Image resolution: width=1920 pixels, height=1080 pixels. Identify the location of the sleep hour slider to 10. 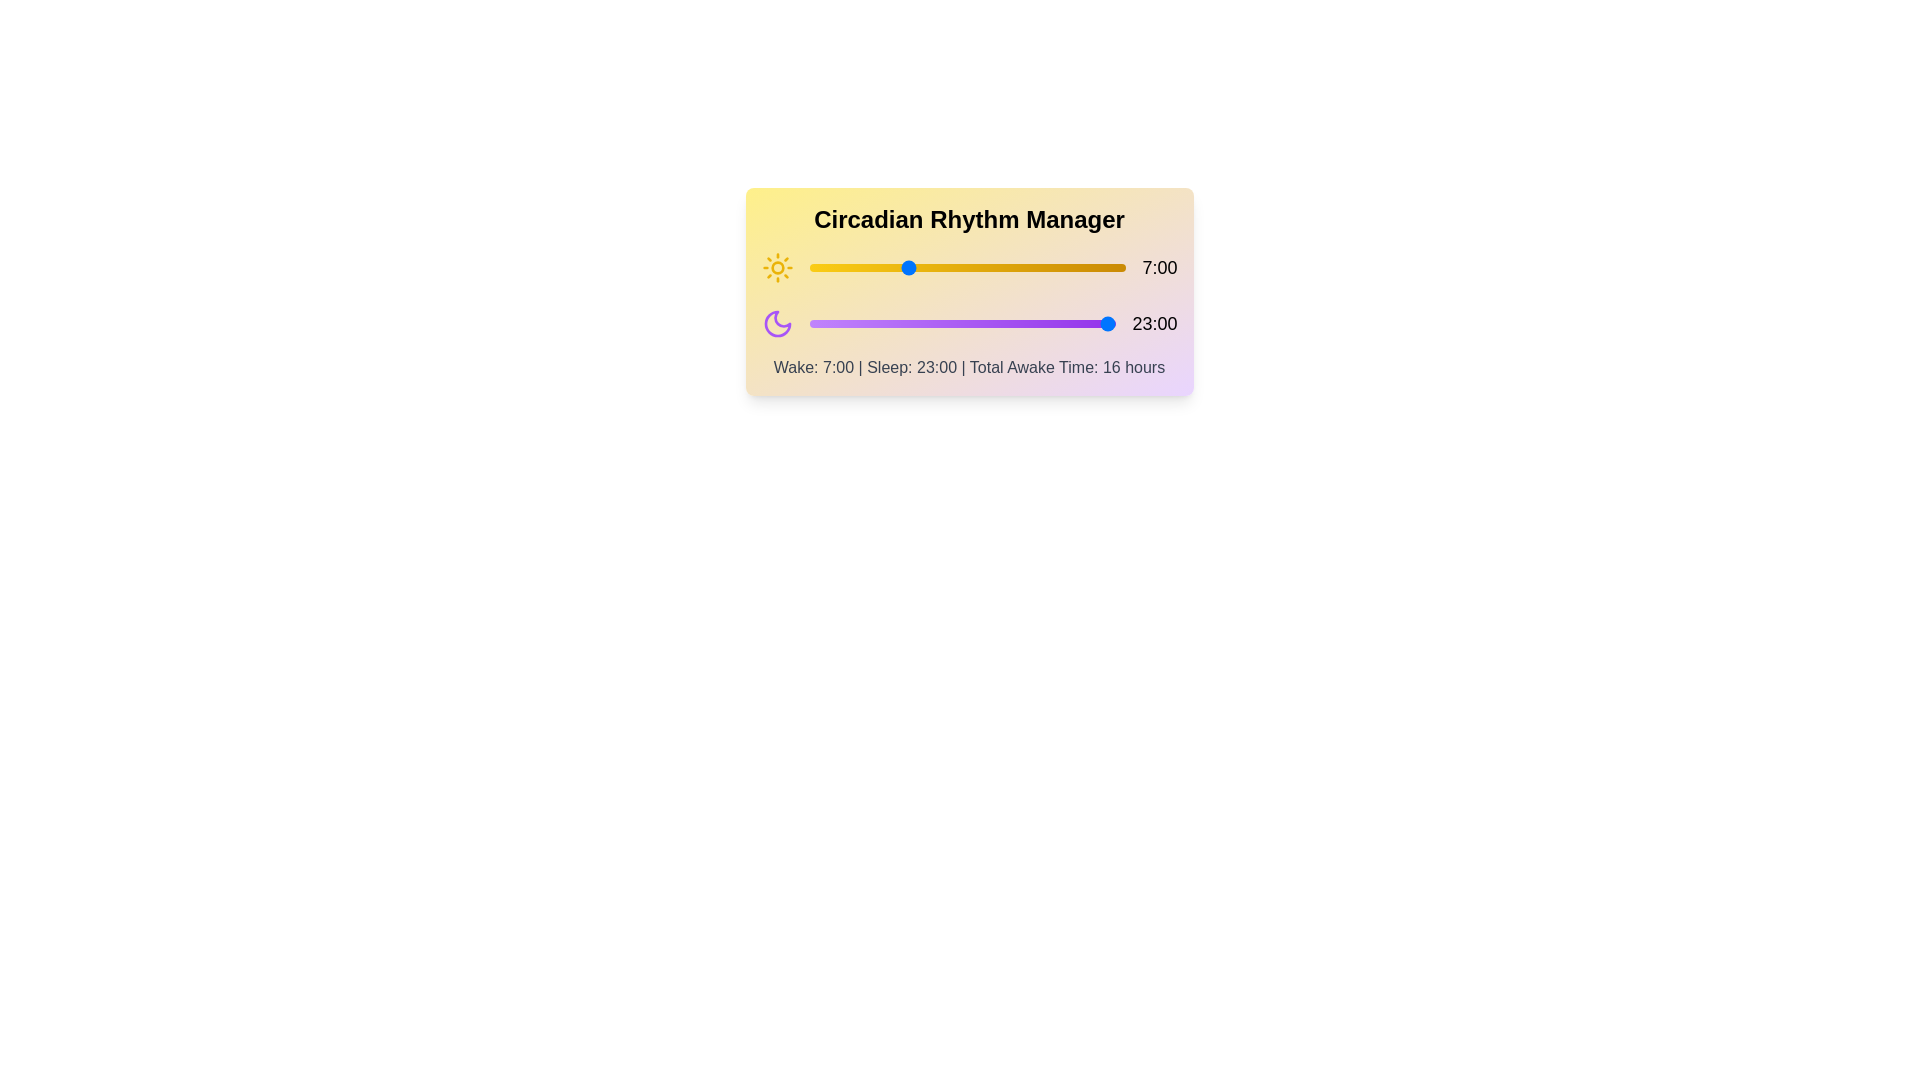
(941, 323).